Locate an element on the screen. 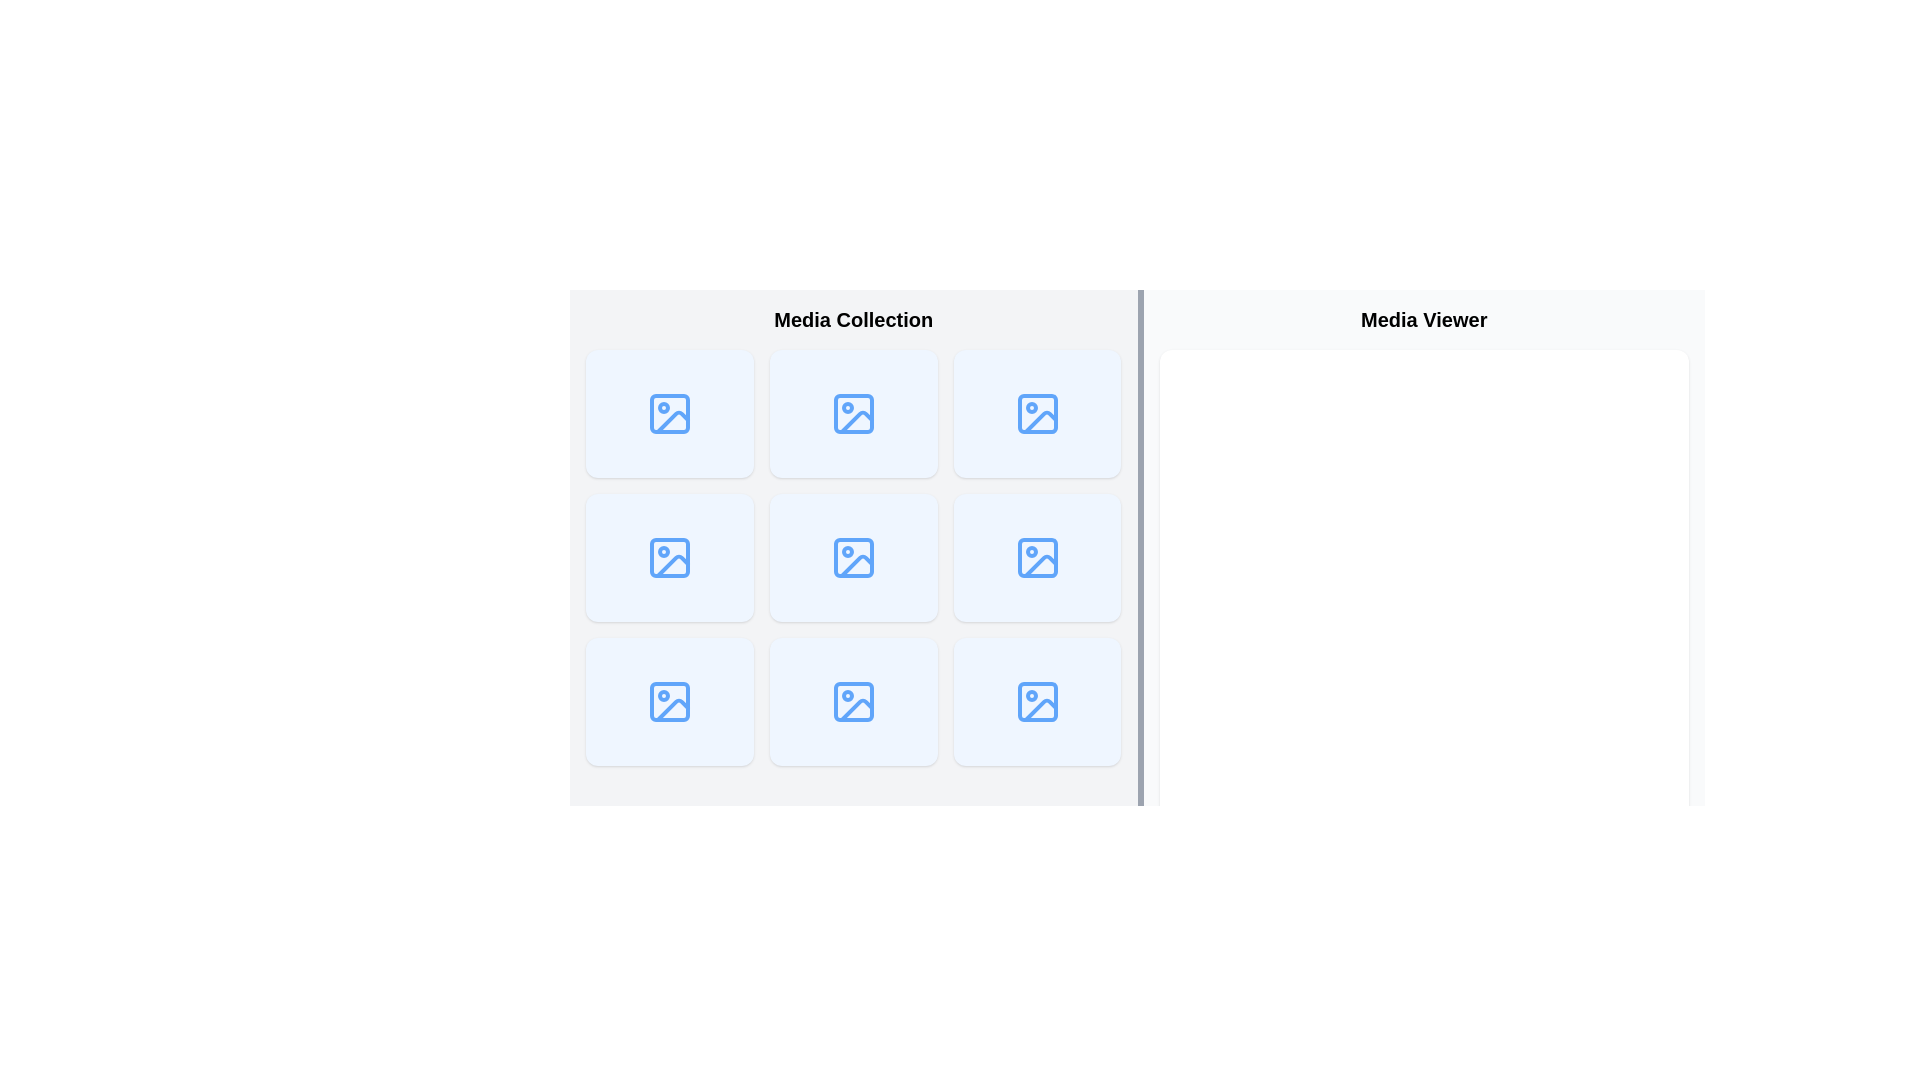  the selectable tile located at the bottom-left corner of a 3x3 grid layout, which serves as the last element is located at coordinates (669, 701).